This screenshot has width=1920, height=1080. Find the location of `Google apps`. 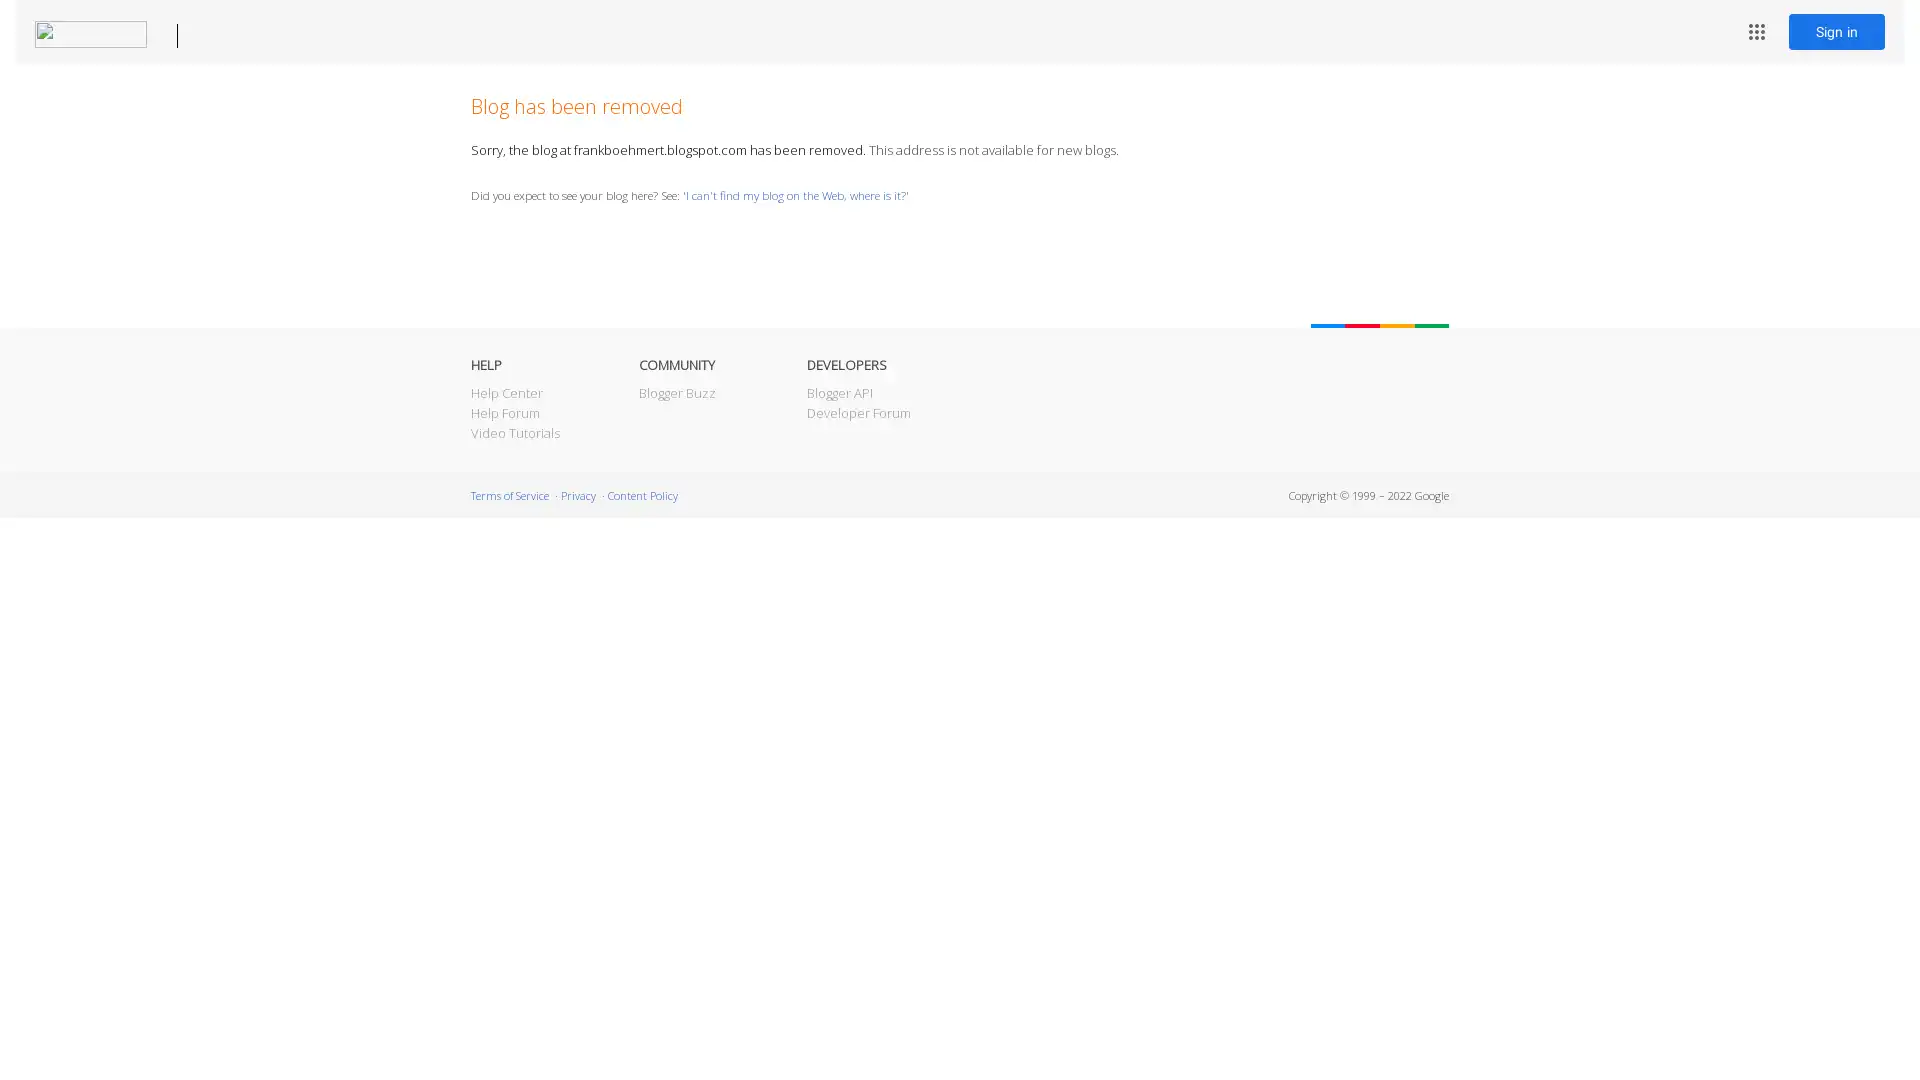

Google apps is located at coordinates (1755, 31).